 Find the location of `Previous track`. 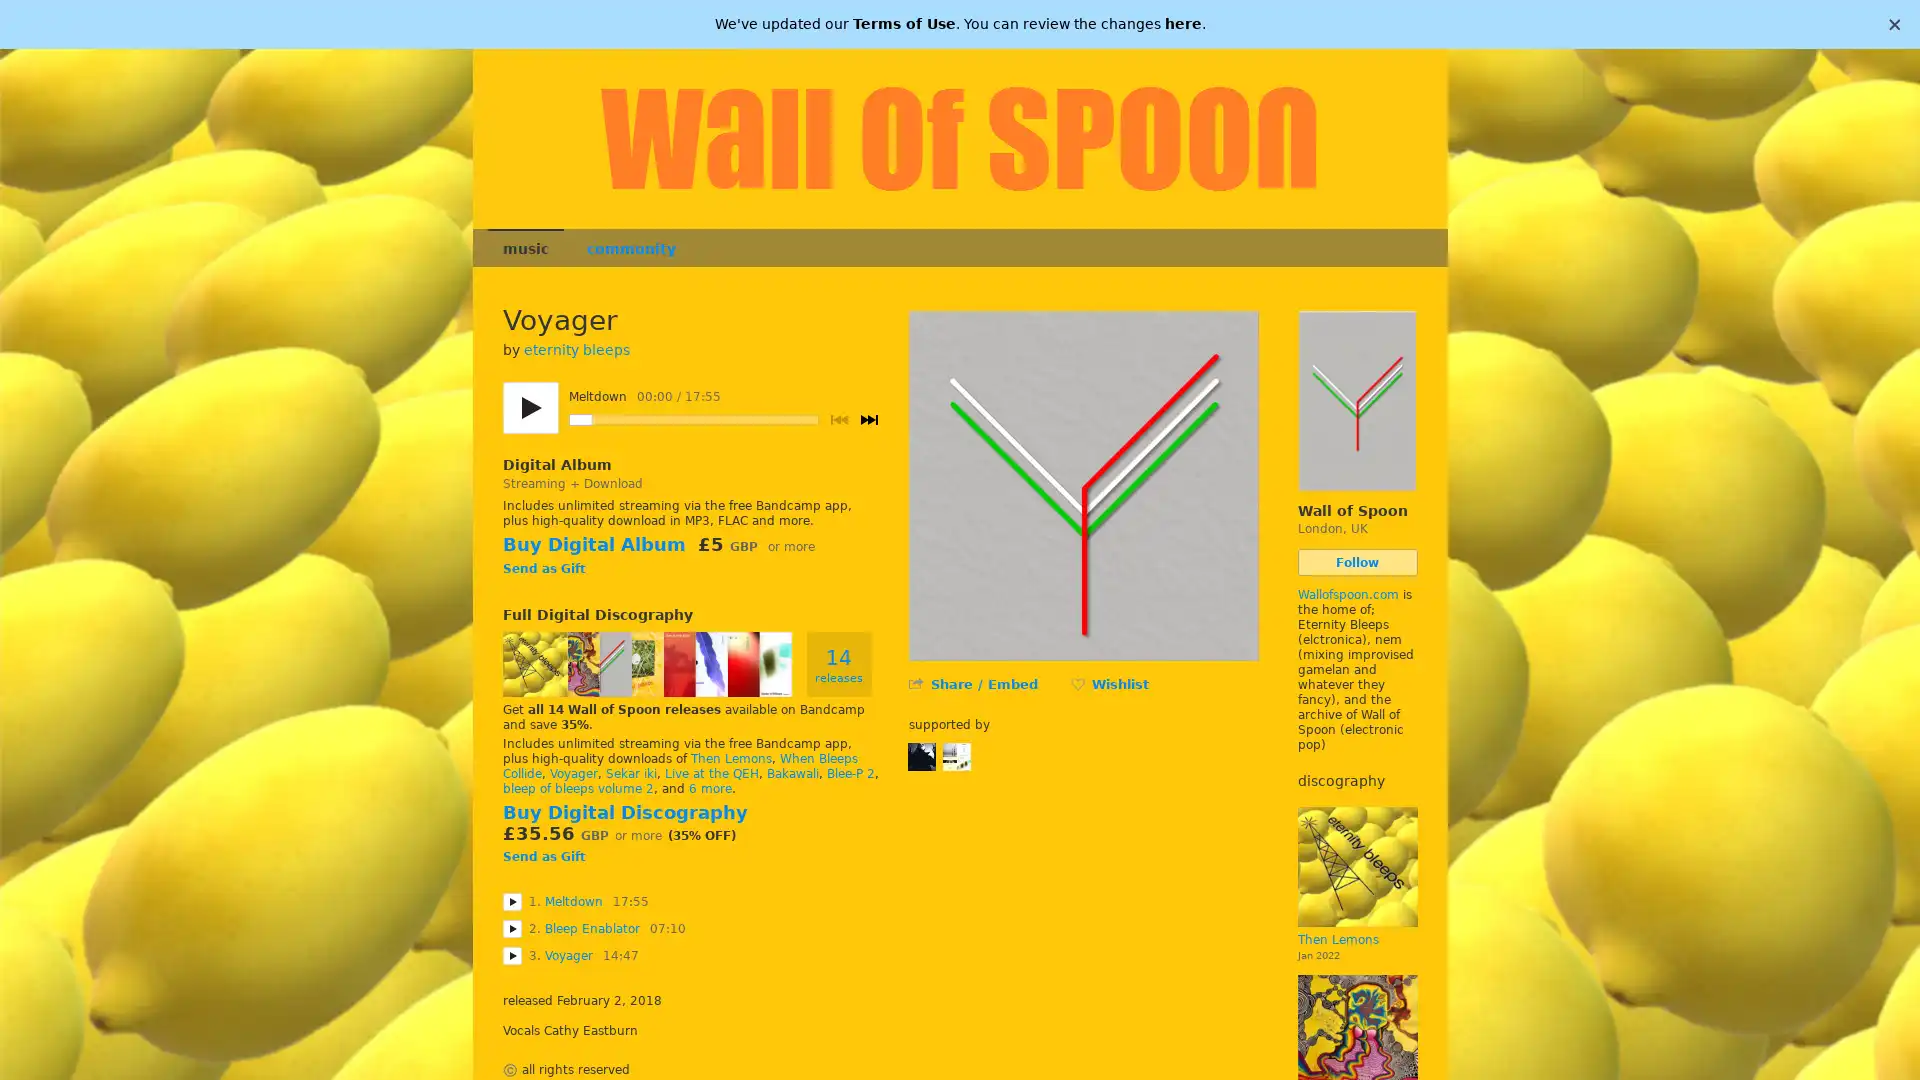

Previous track is located at coordinates (838, 419).